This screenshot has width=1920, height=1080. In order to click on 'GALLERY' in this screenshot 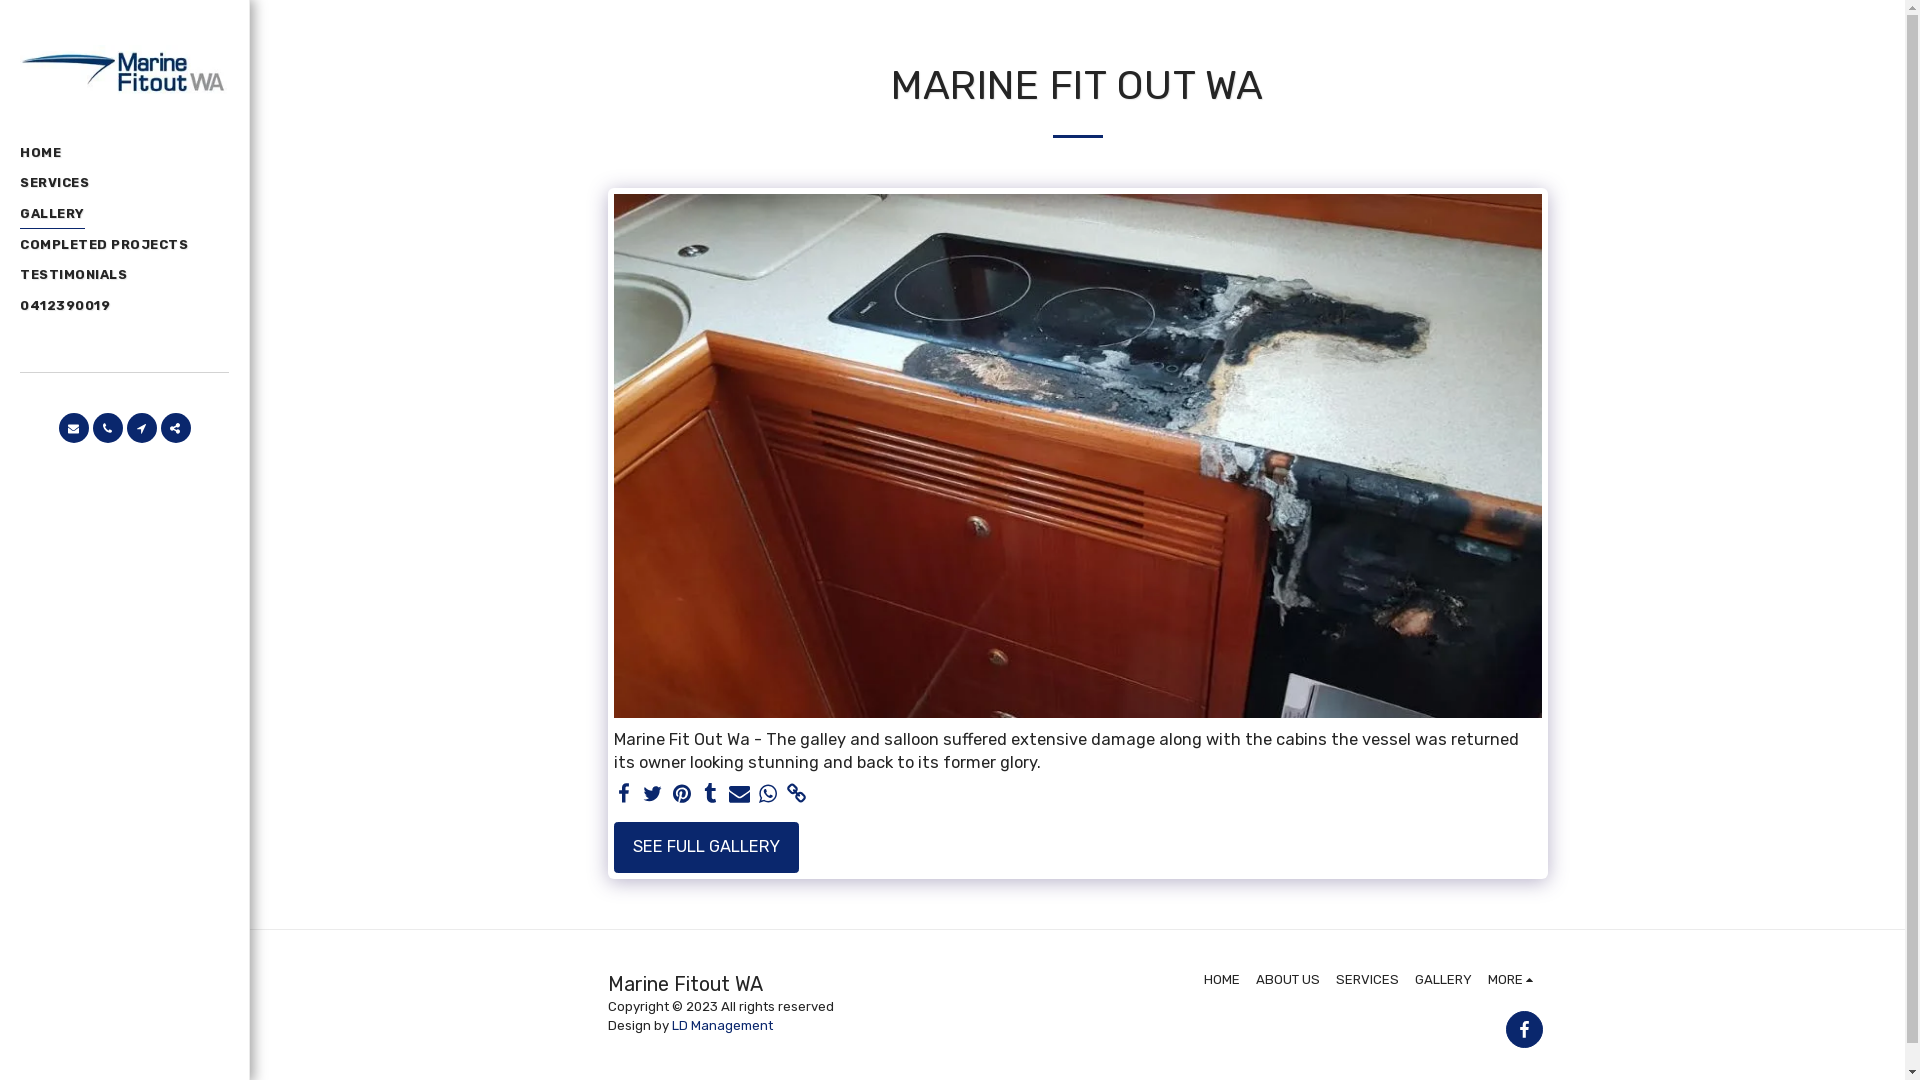, I will do `click(1443, 978)`.